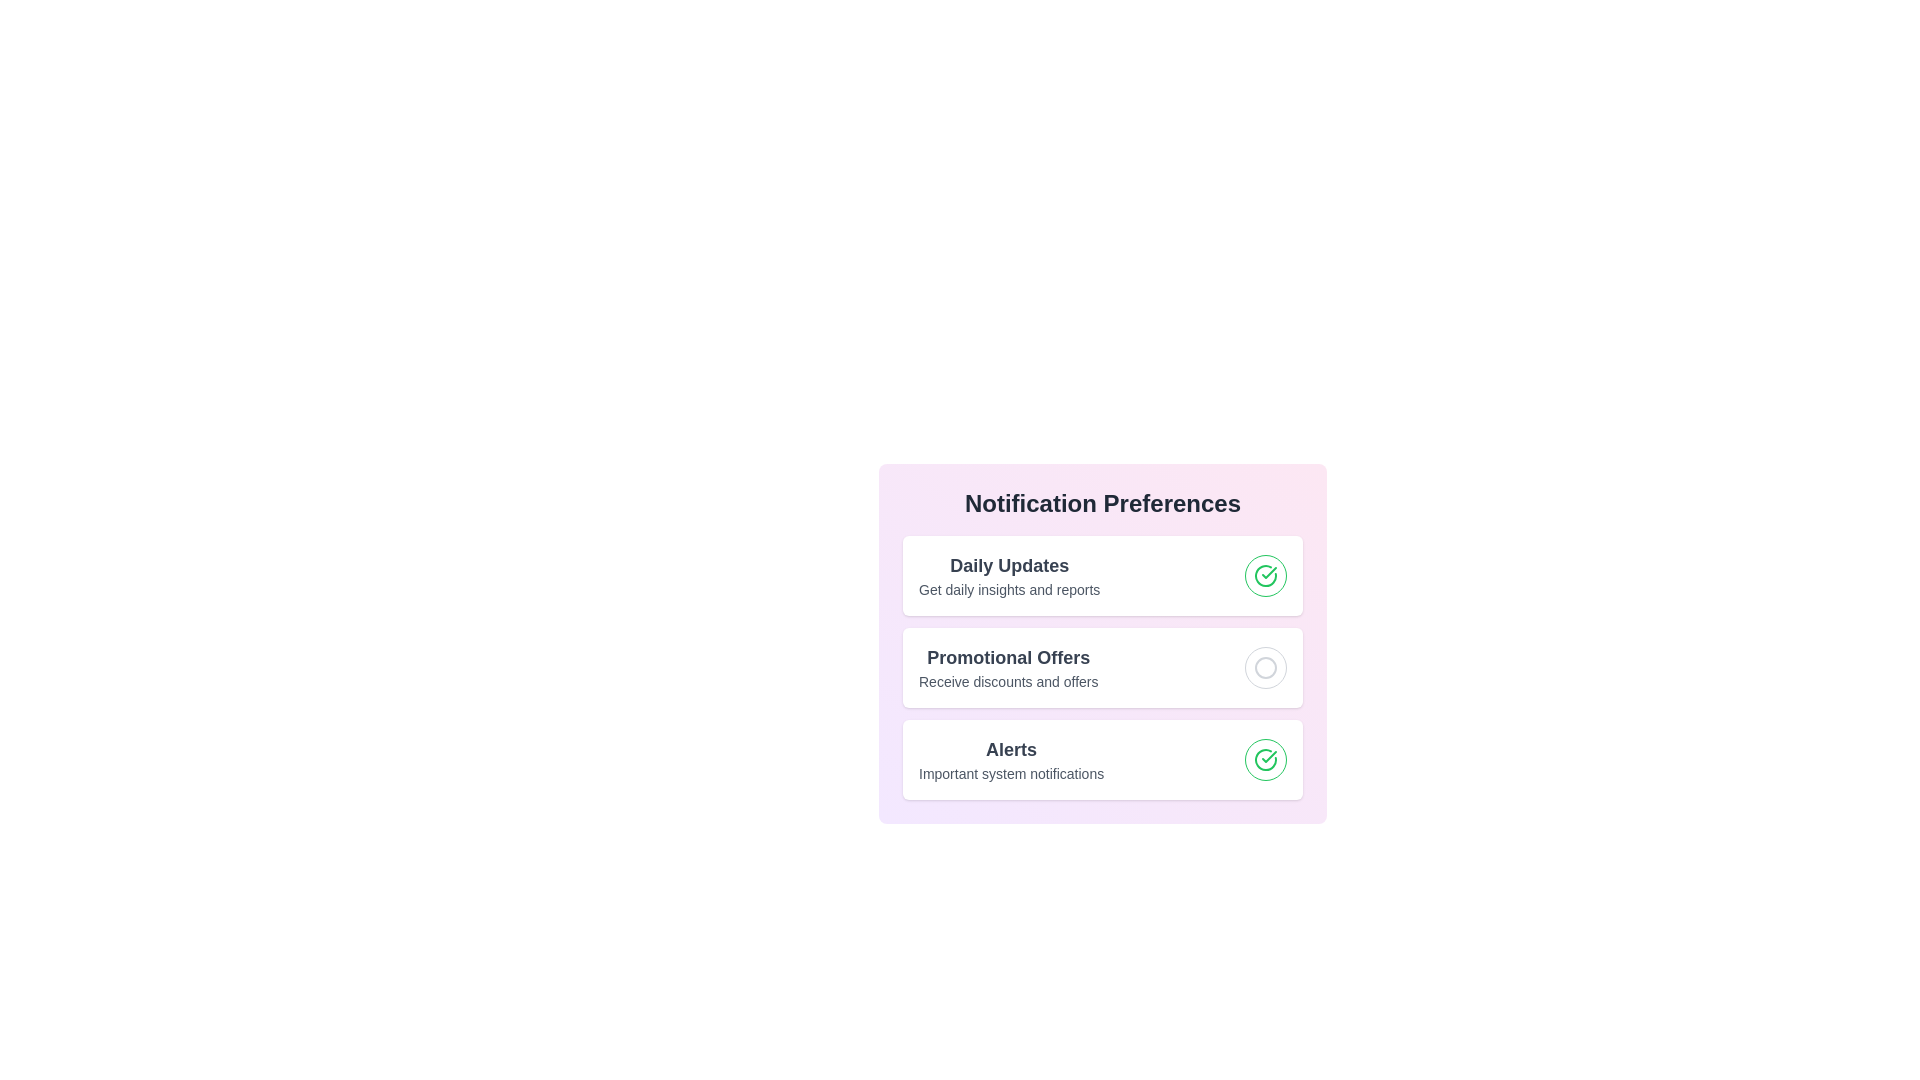  What do you see at coordinates (1102, 667) in the screenshot?
I see `the visual layout of Promotional Offers in the NotificationSelector component` at bounding box center [1102, 667].